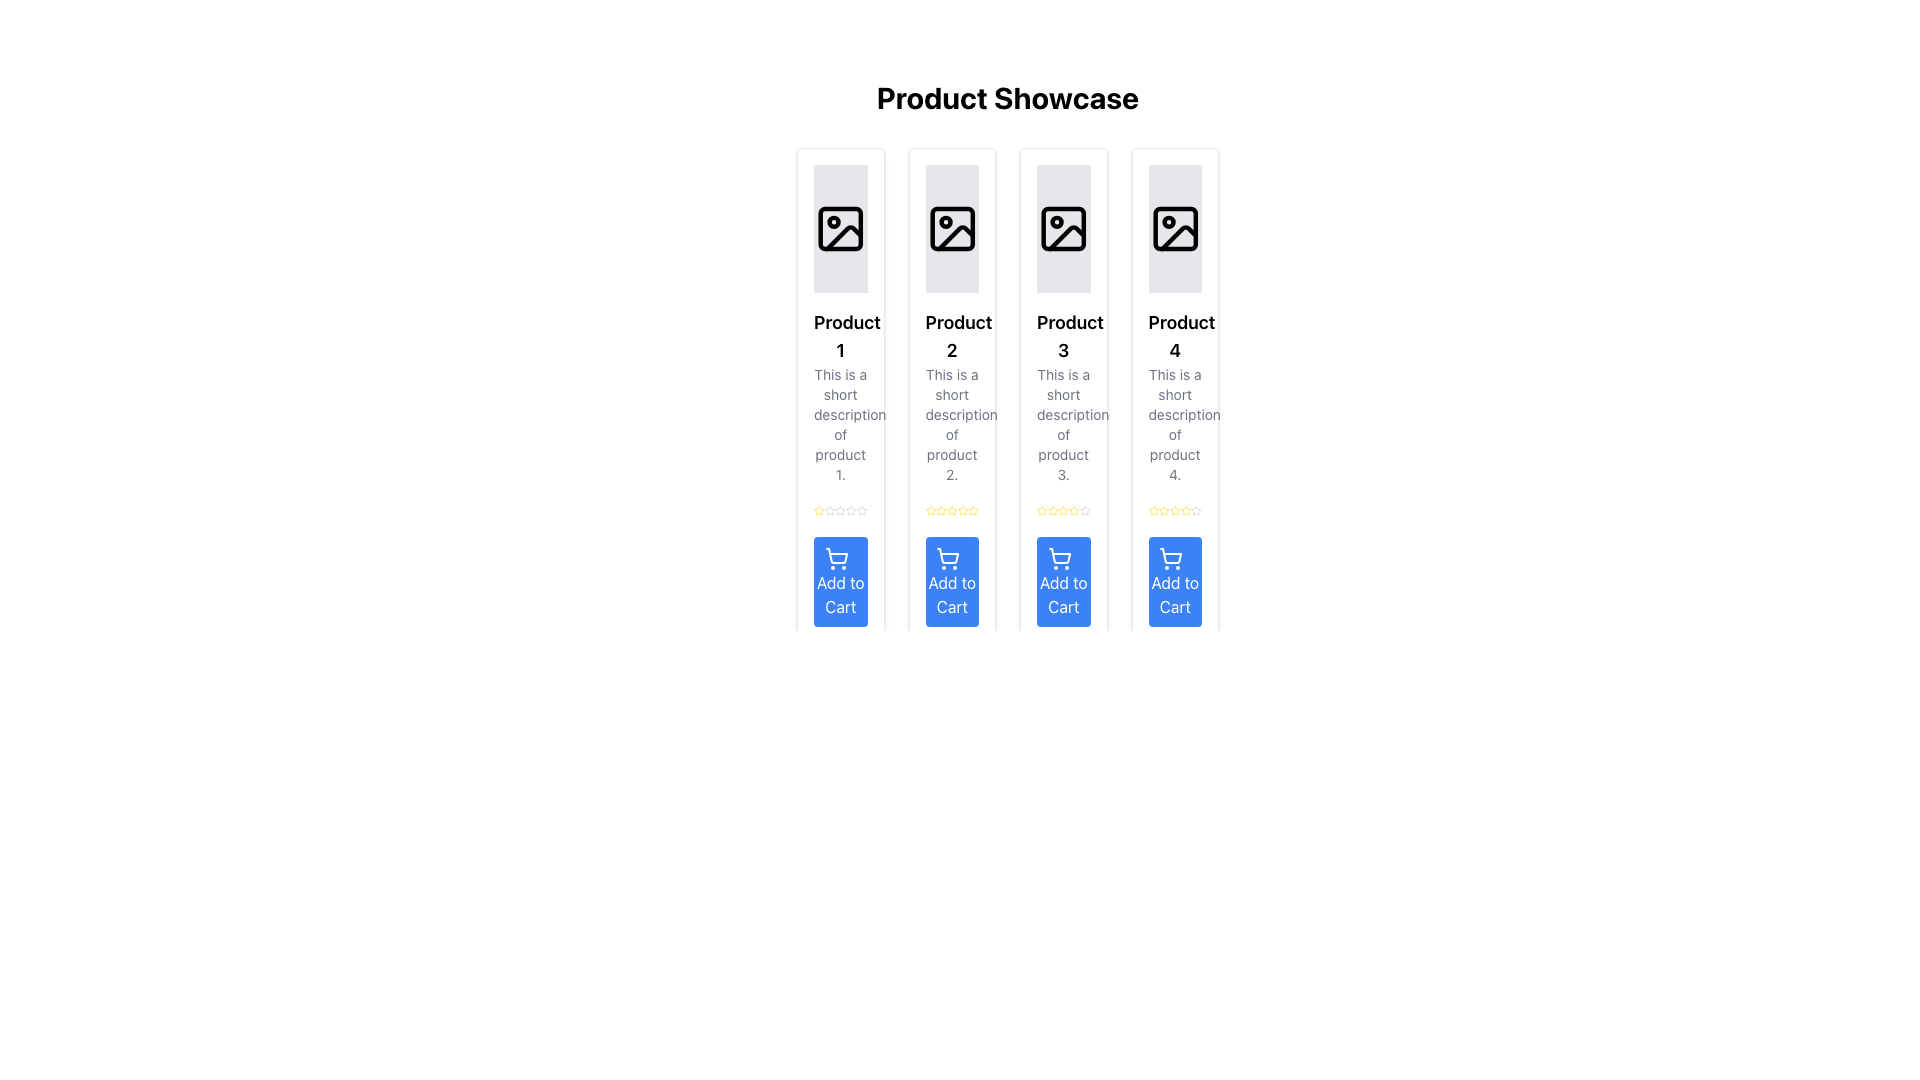  I want to click on the mountain icon with a sun overlay located at the top section of the 'Product 3' card in the grid of product cards, so click(1066, 237).